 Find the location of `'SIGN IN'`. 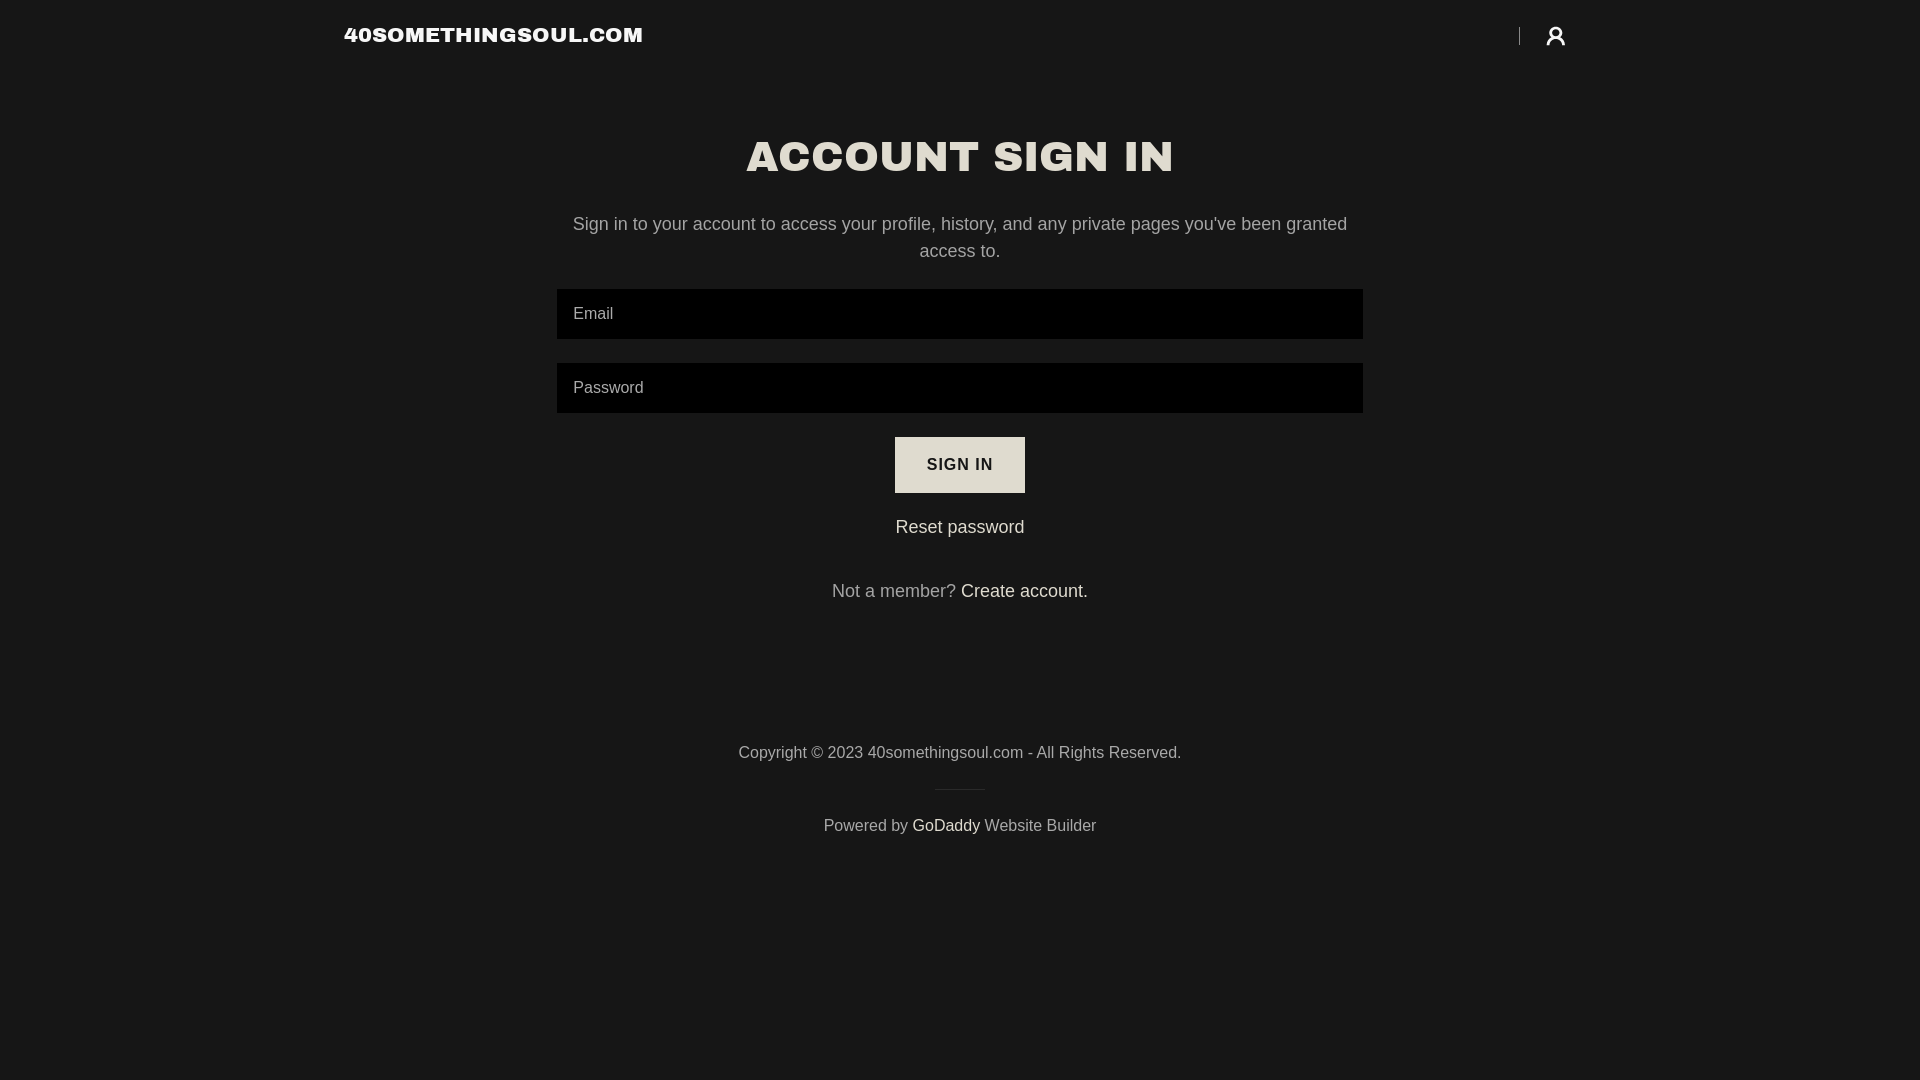

'SIGN IN' is located at coordinates (960, 465).